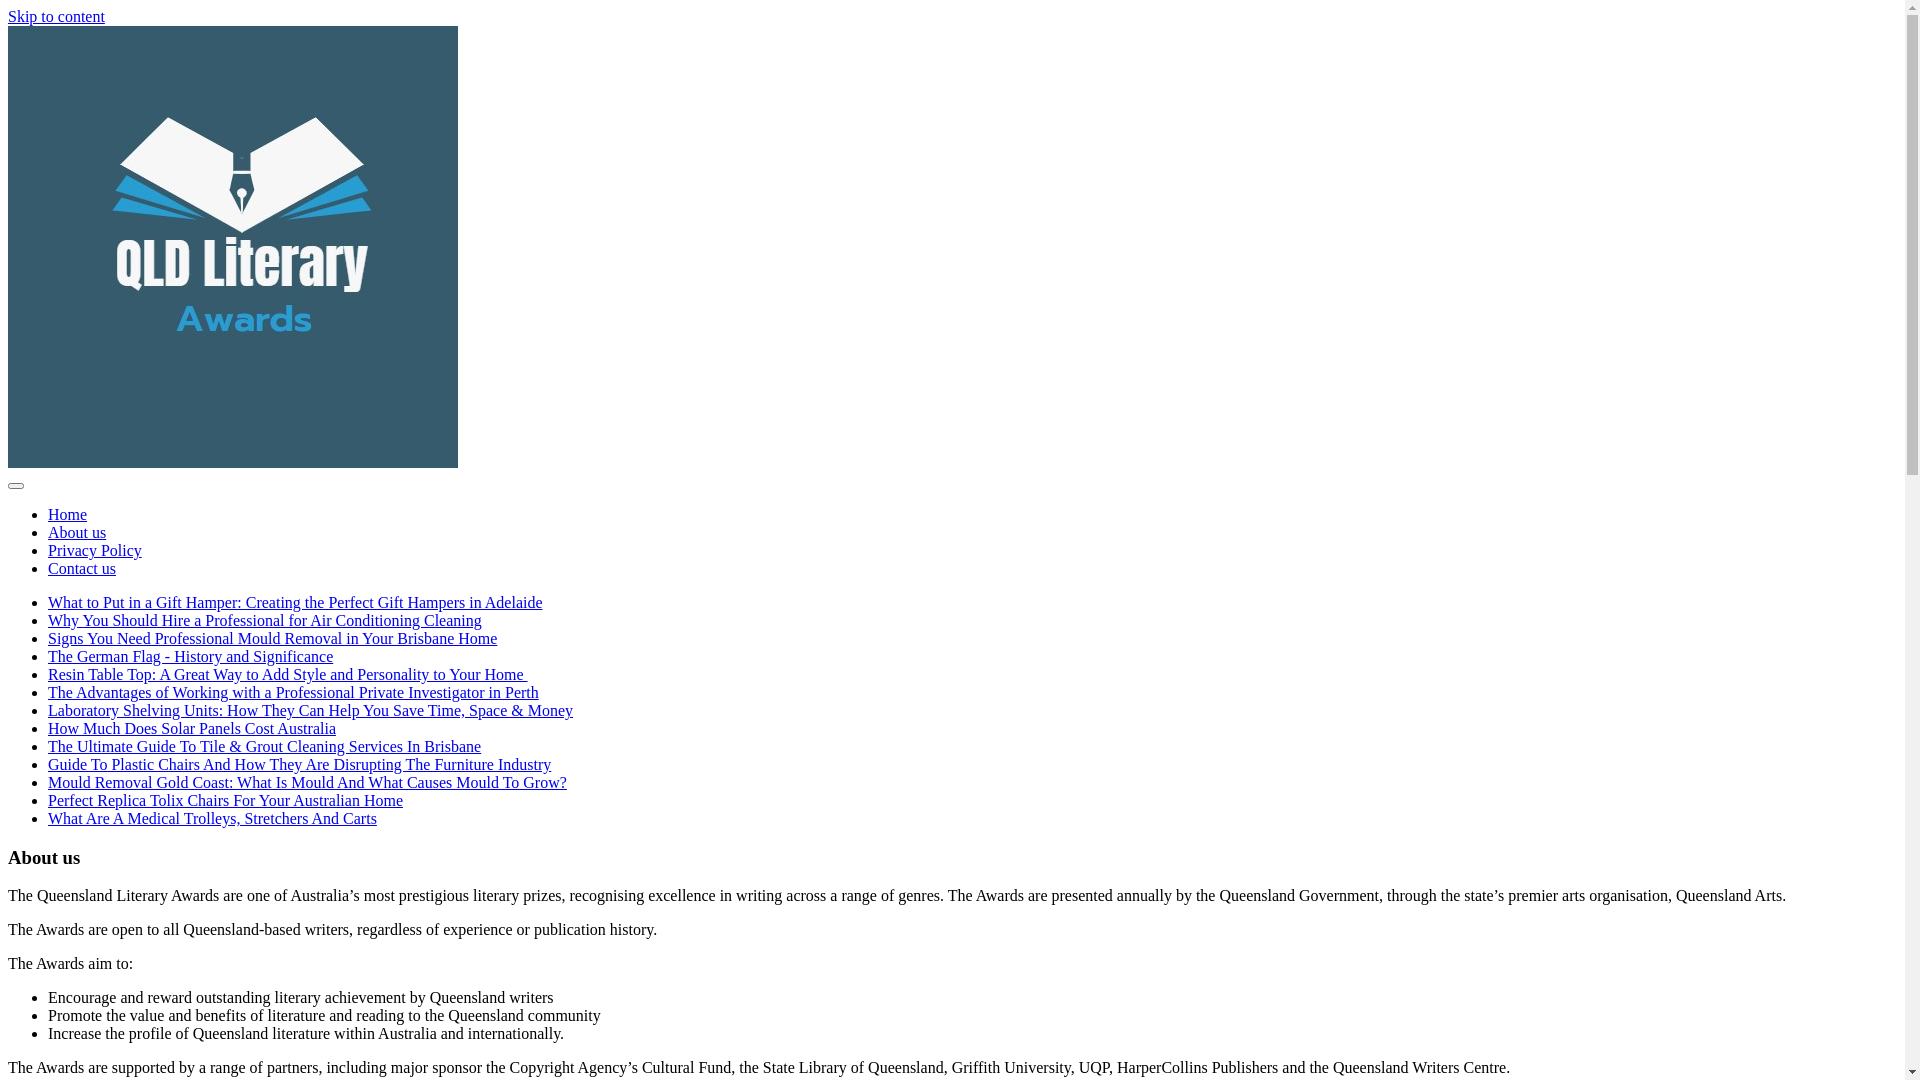 This screenshot has width=1920, height=1080. Describe the element at coordinates (192, 728) in the screenshot. I see `'How Much Does Solar Panels Cost Australia'` at that location.